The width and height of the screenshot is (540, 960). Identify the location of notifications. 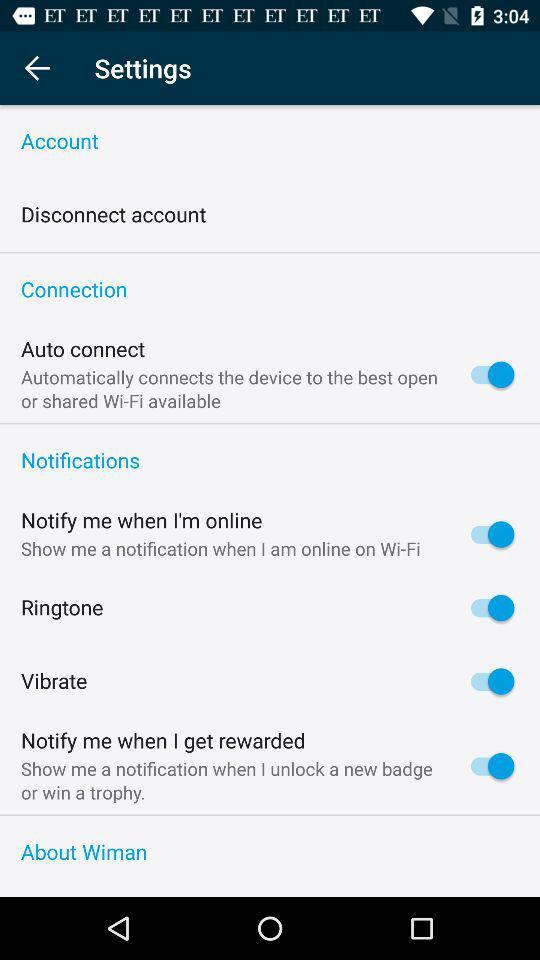
(270, 461).